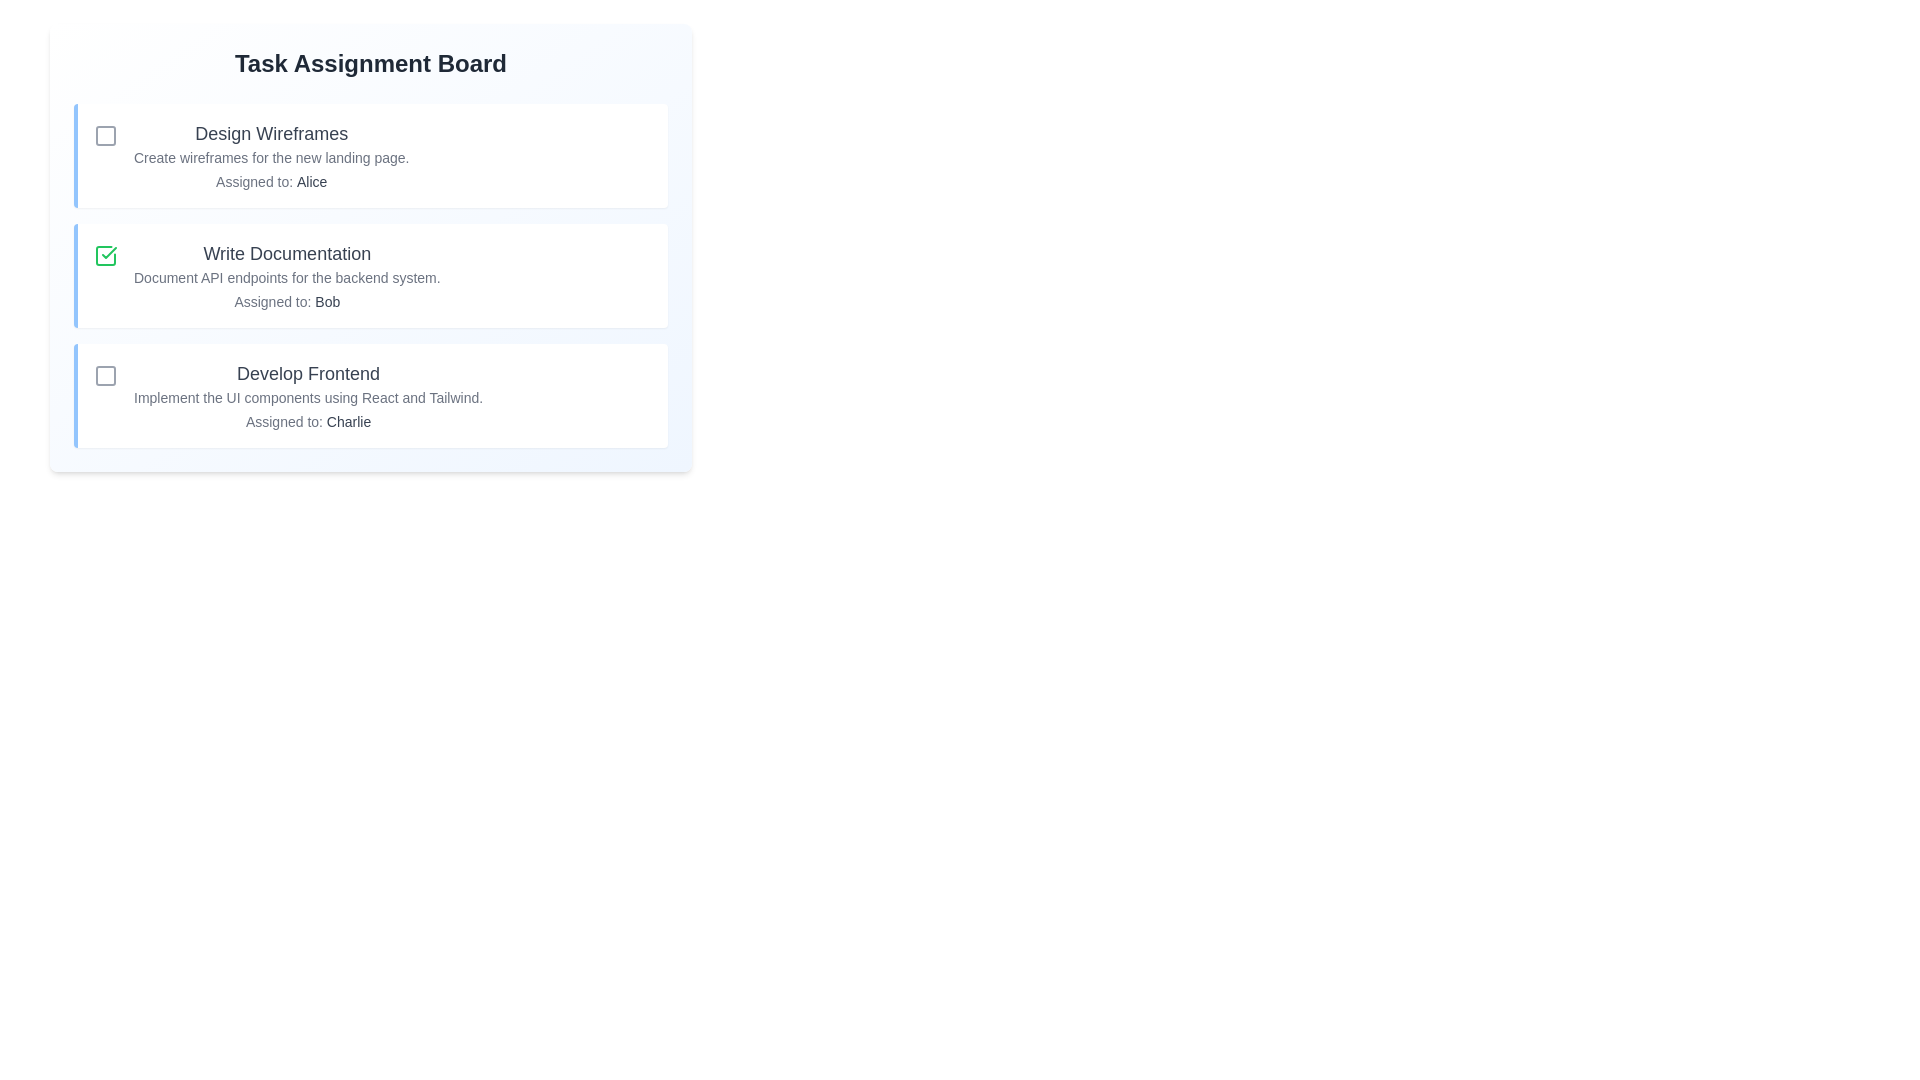  Describe the element at coordinates (104, 375) in the screenshot. I see `the small square with rounded corners inside the red-bordered checkbox in the 'Develop Frontend' row, which is the third task in the list` at that location.